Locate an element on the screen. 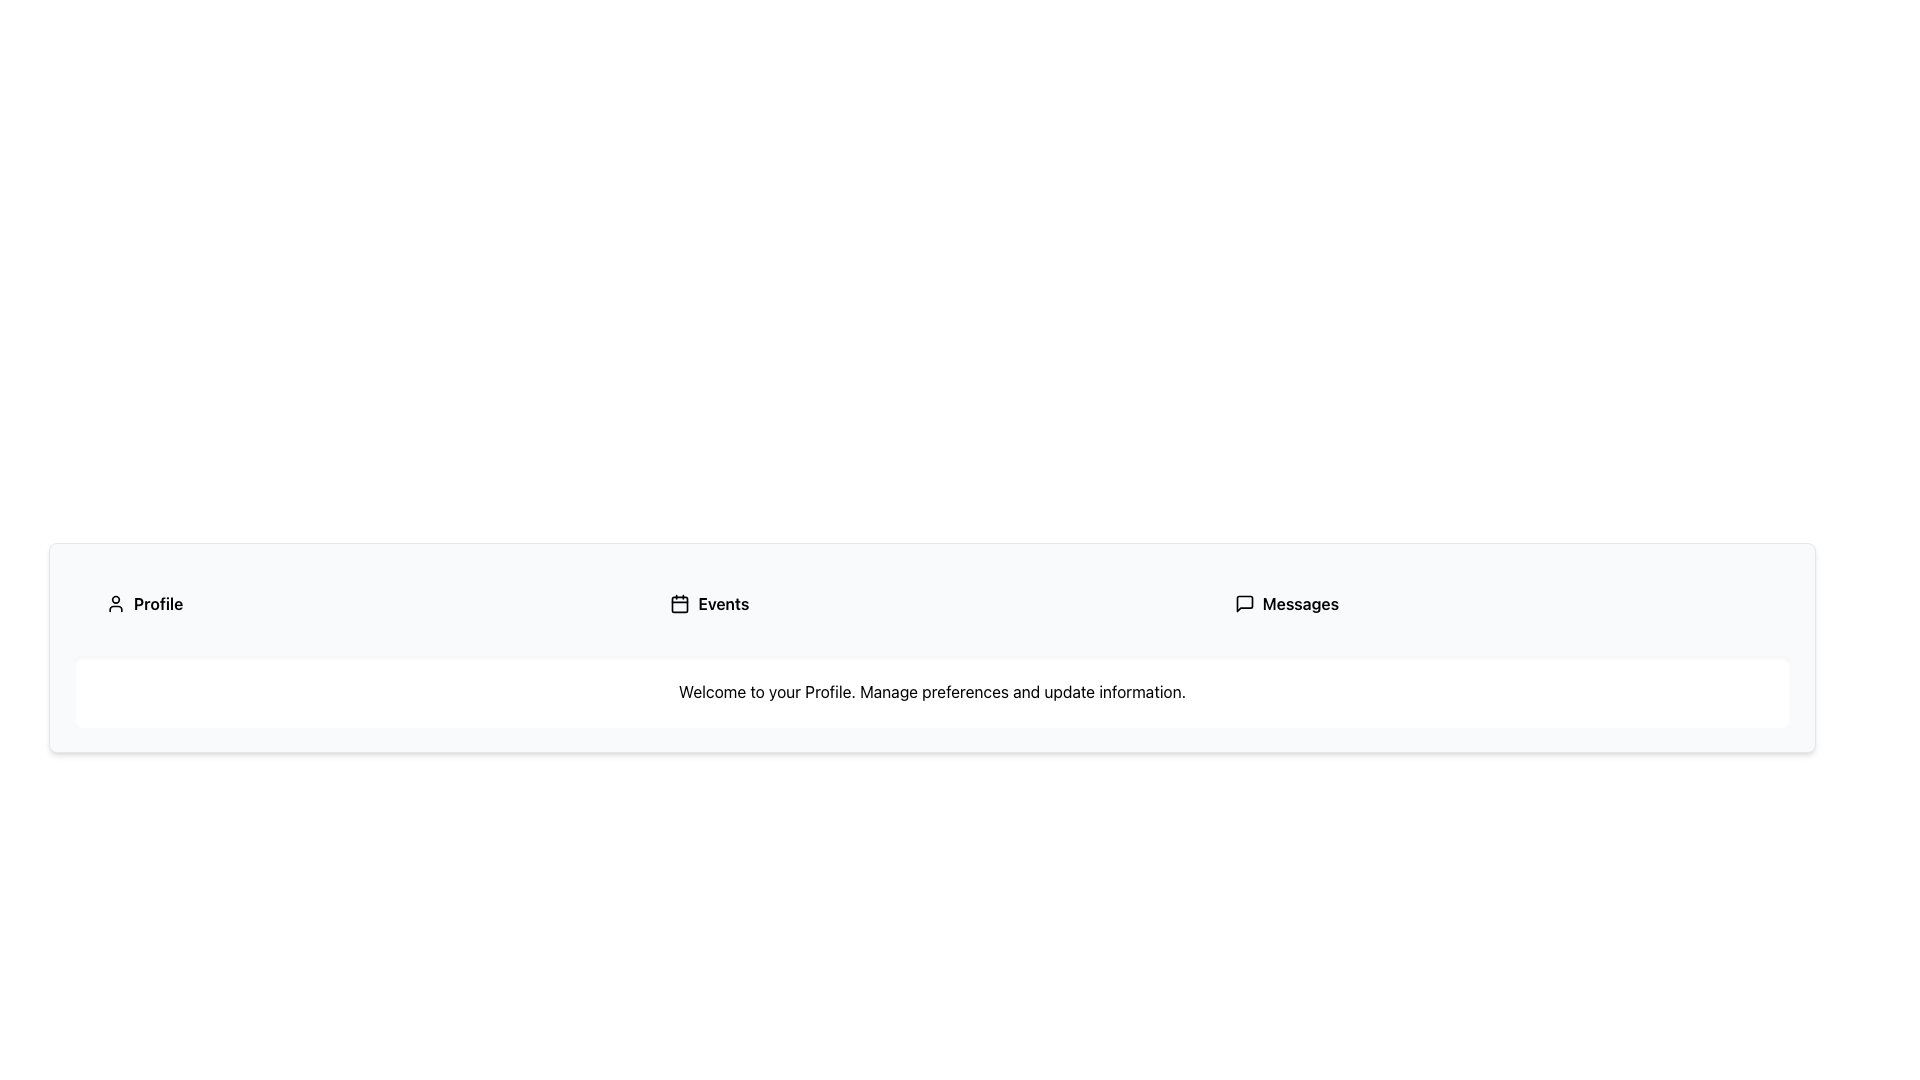 The height and width of the screenshot is (1080, 1920). the 'Profile' button, which is the first button in a horizontal row of three buttons labeled 'Profile', 'Events', and 'Messages' is located at coordinates (368, 603).